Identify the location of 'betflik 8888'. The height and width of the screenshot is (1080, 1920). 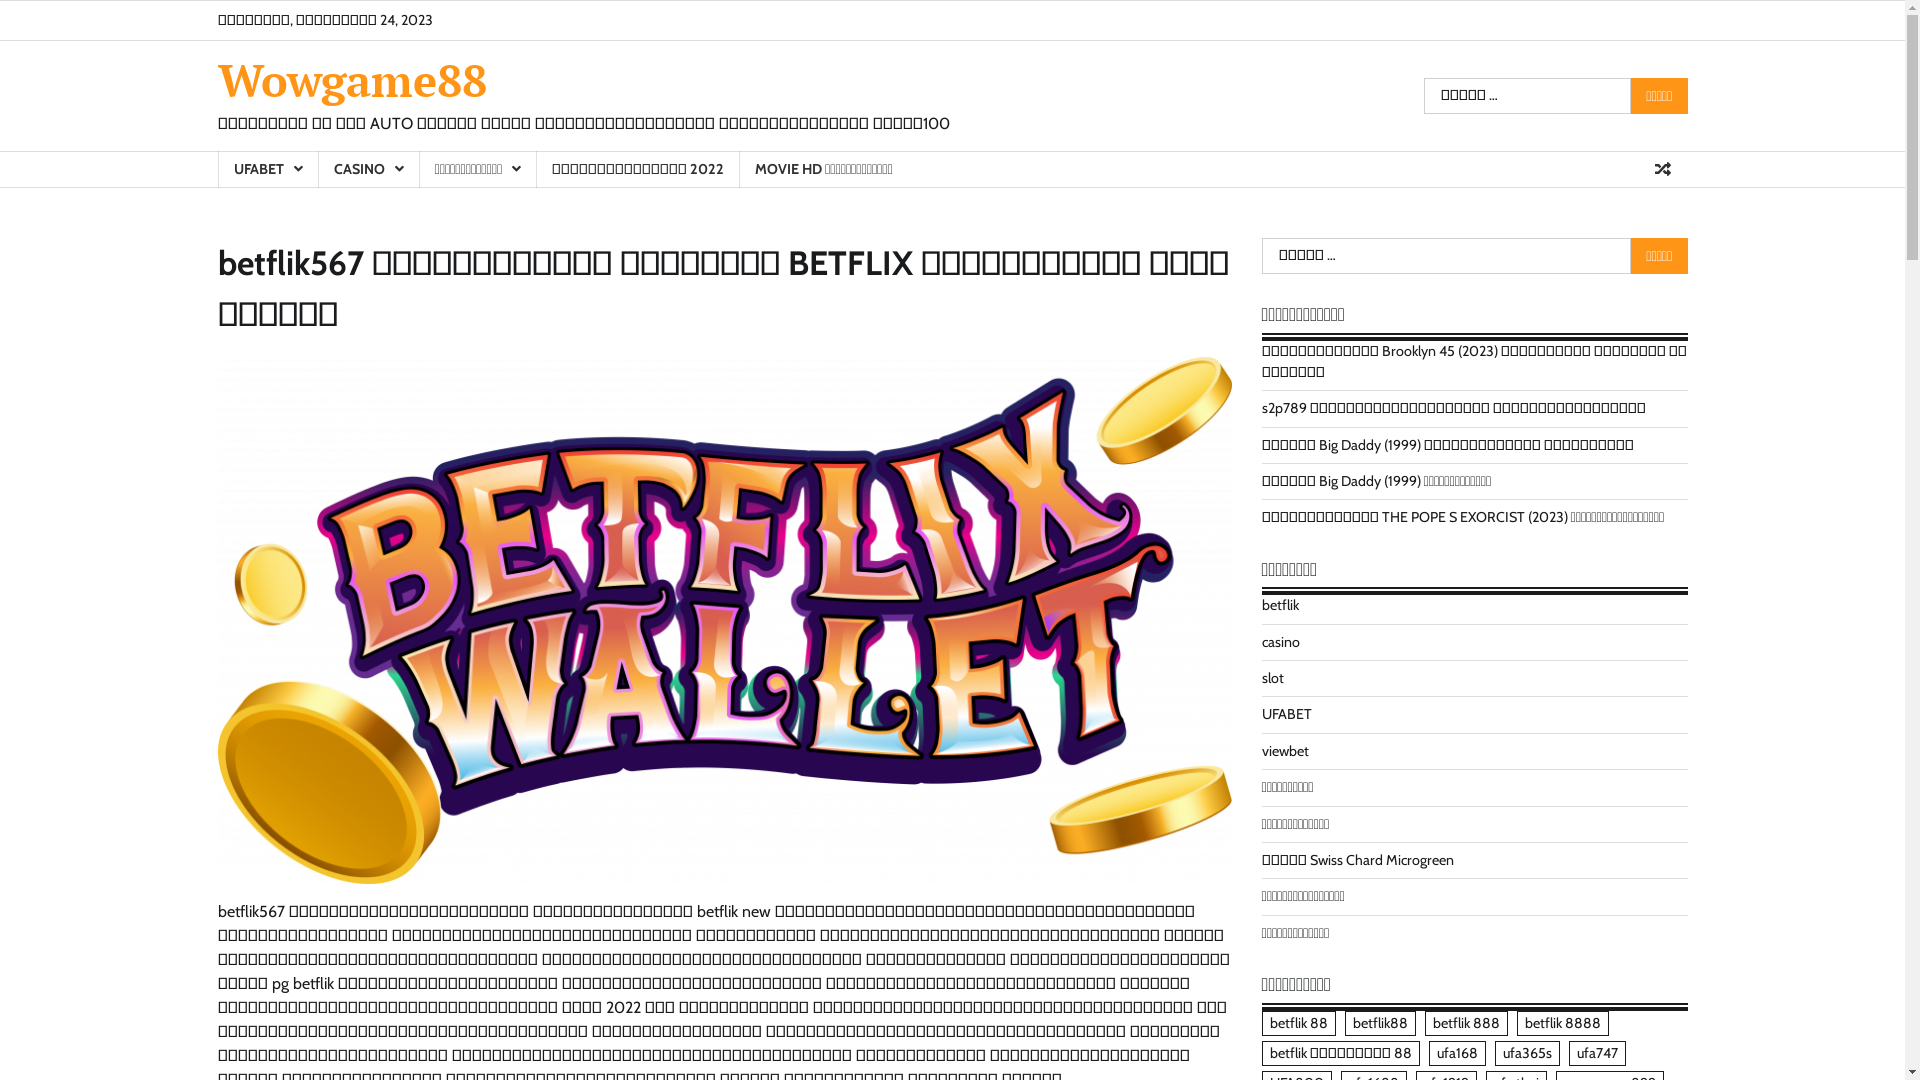
(1560, 1023).